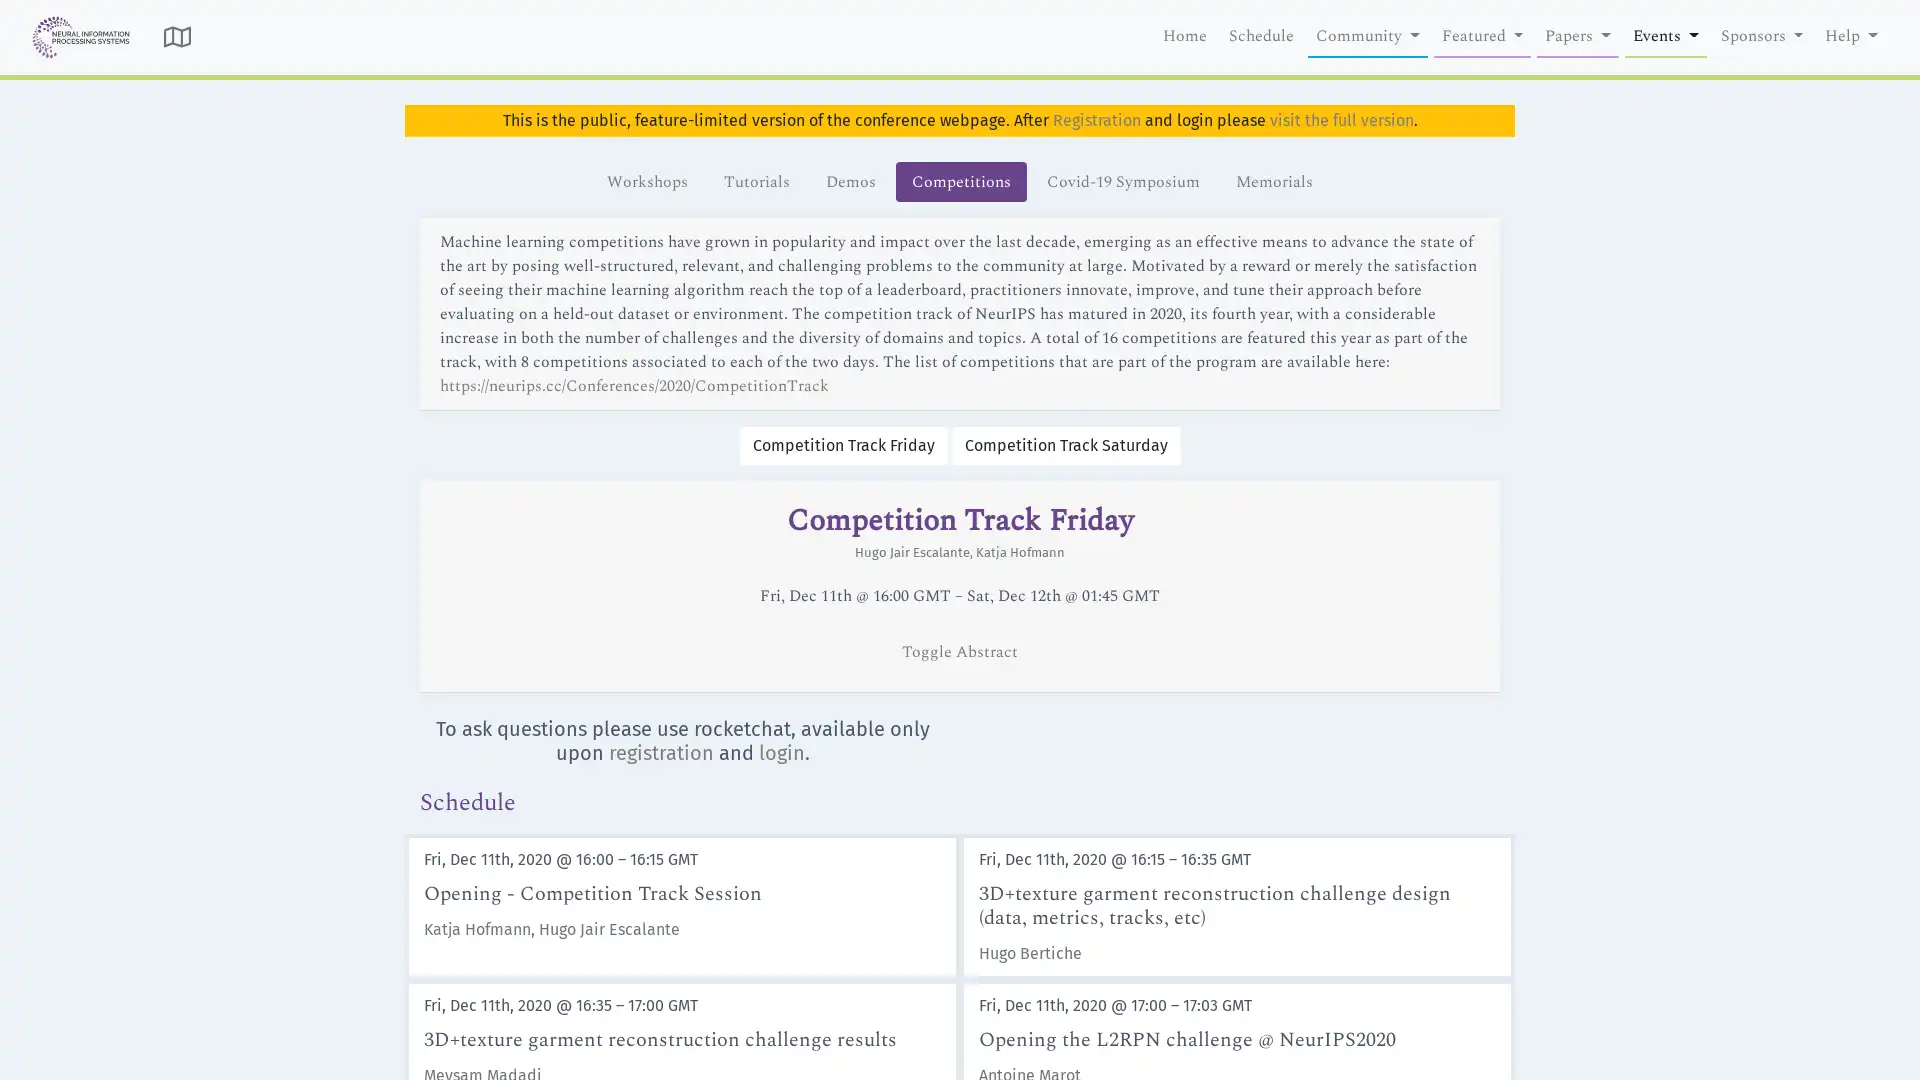 The height and width of the screenshot is (1080, 1920). I want to click on Toggle Abstract, so click(960, 651).